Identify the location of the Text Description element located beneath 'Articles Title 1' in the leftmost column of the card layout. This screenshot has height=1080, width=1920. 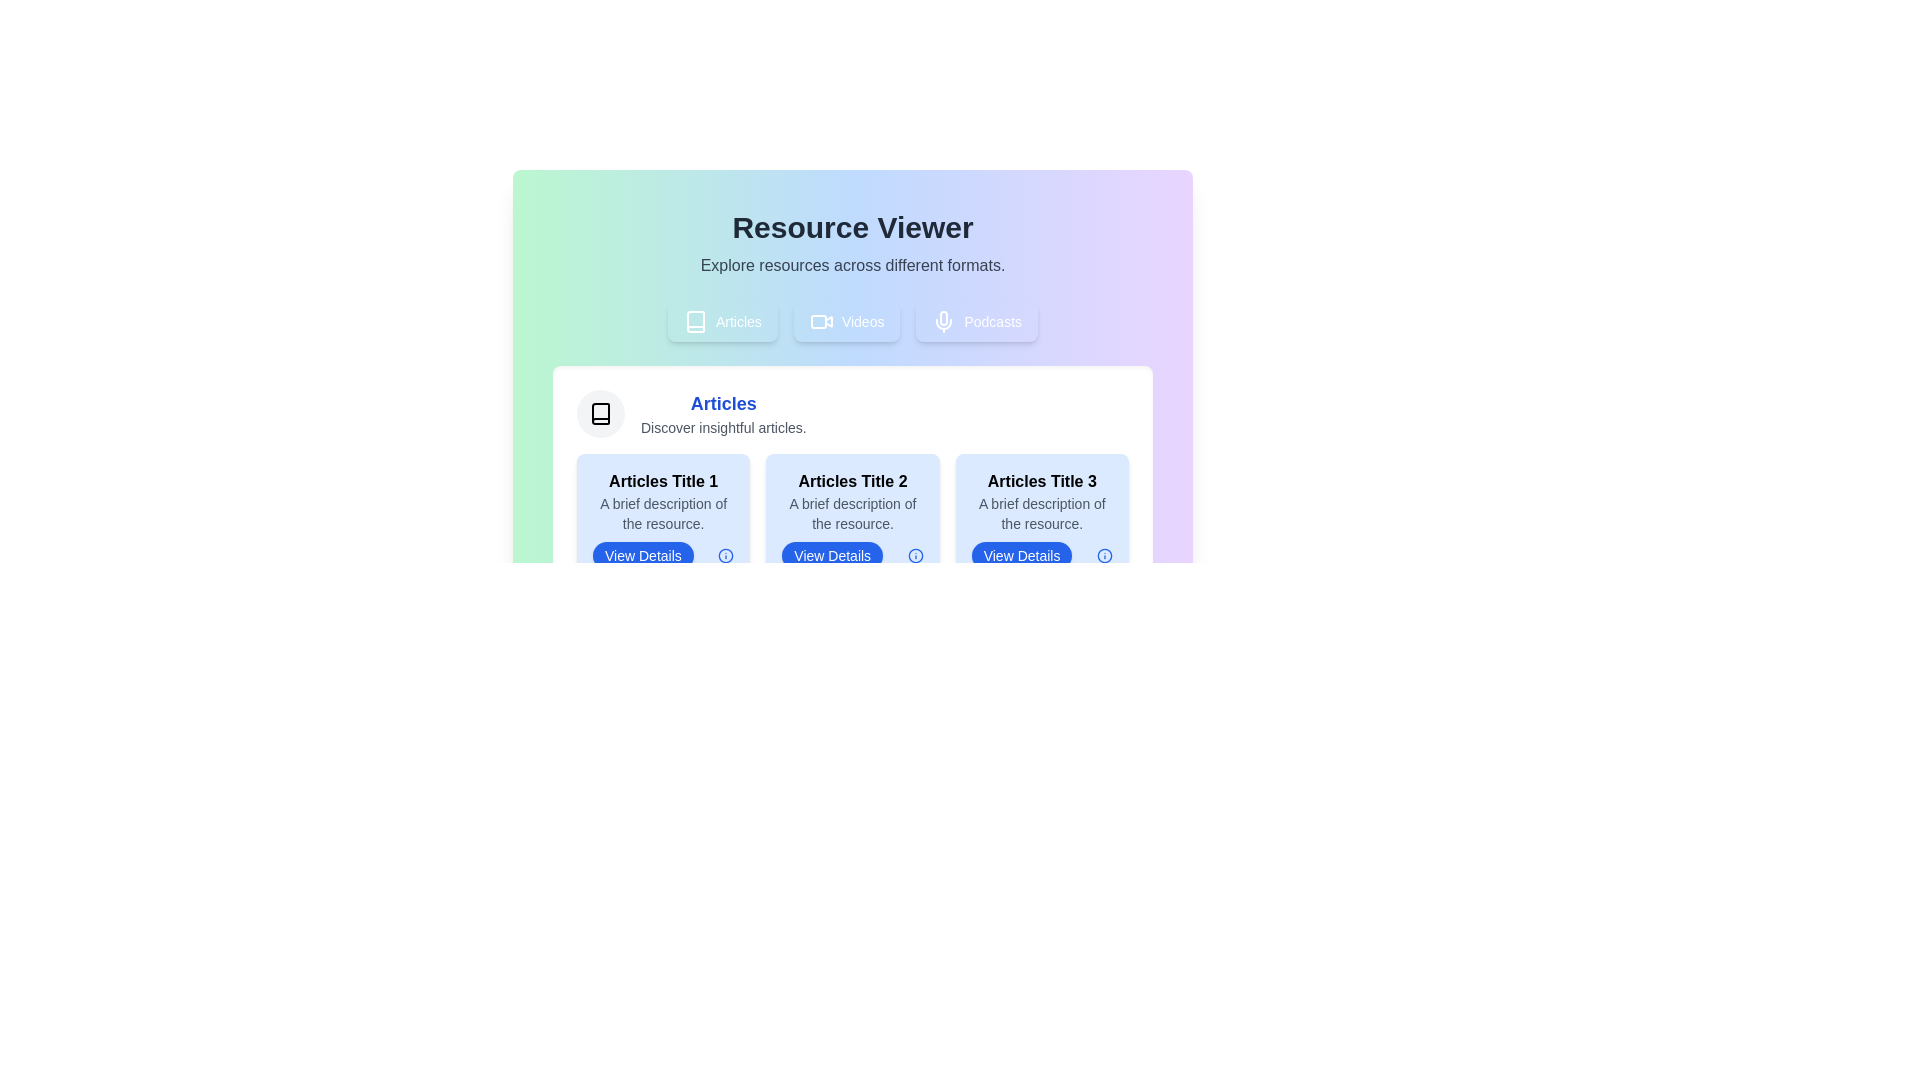
(663, 512).